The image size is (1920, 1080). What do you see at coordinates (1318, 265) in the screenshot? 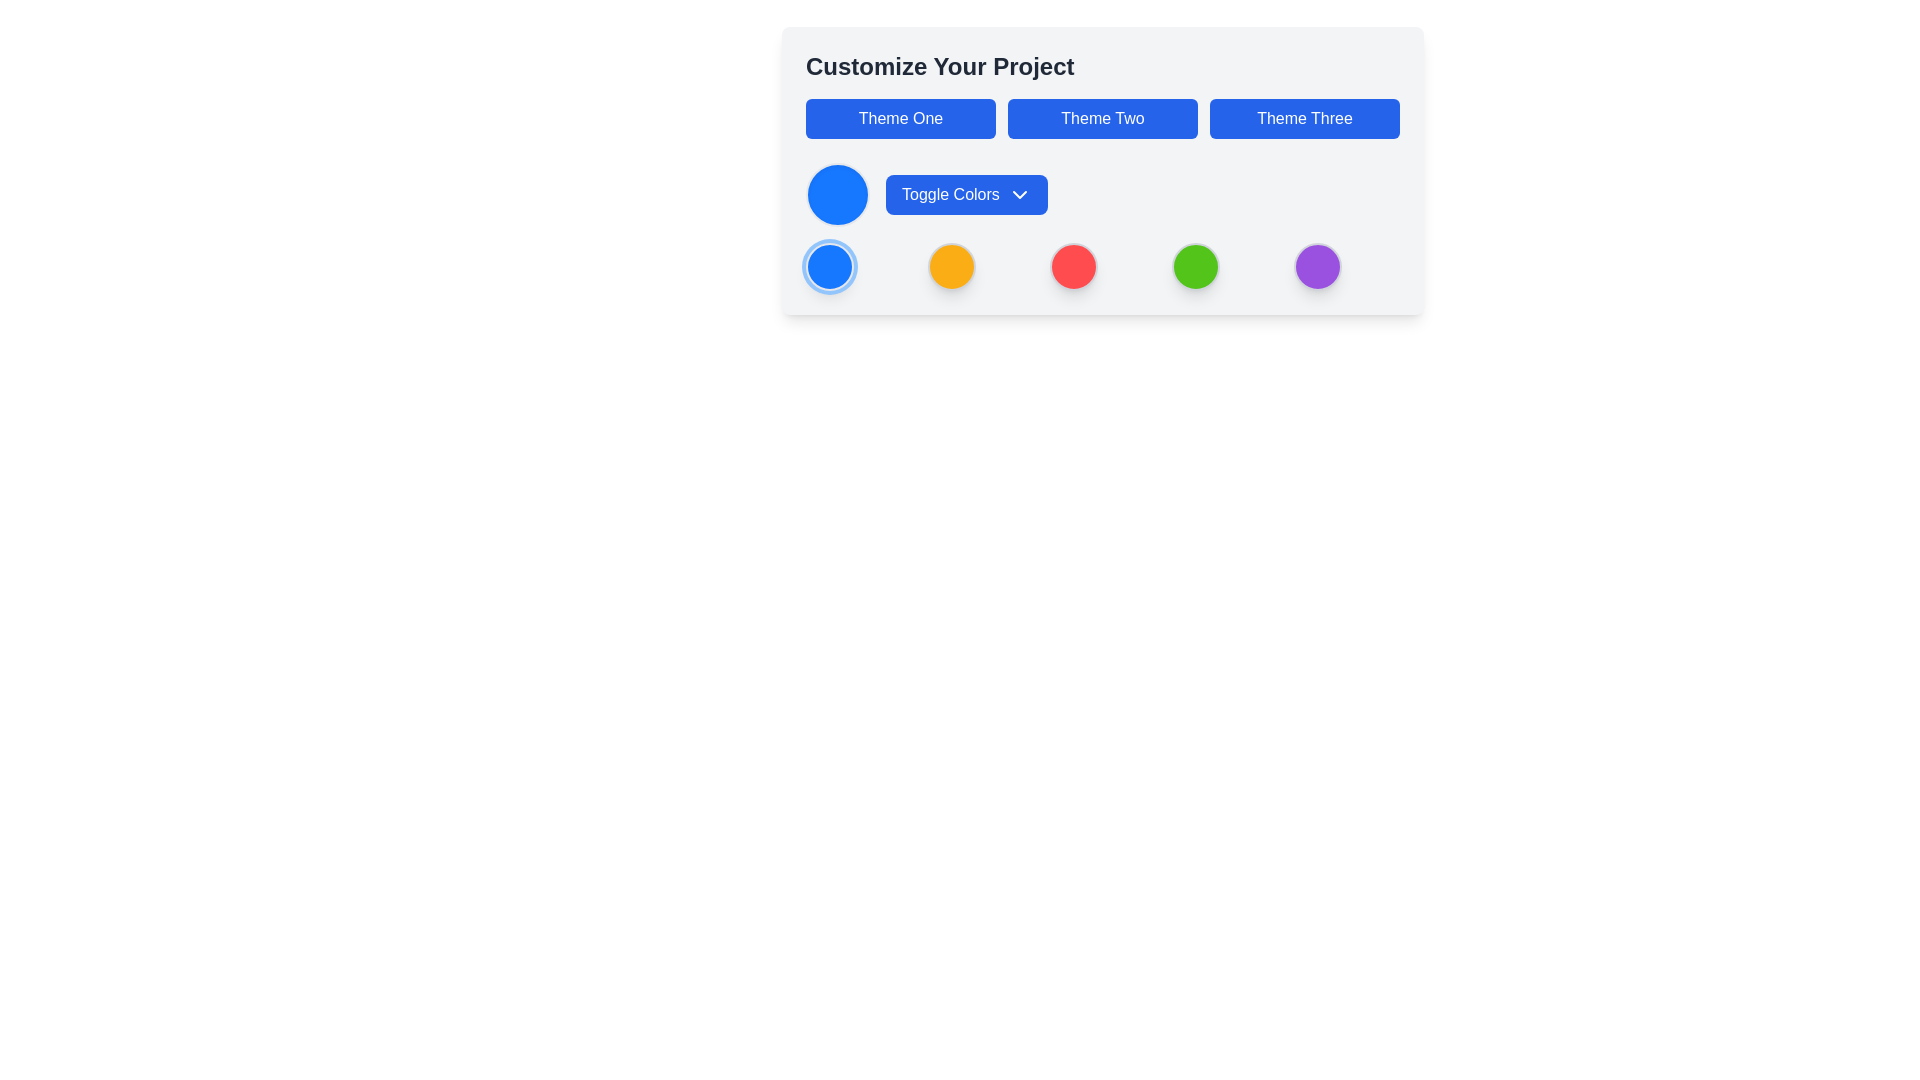
I see `the fifth circular button with a purple background in the row of buttons beneath the 'Toggle Colors' dropdown` at bounding box center [1318, 265].